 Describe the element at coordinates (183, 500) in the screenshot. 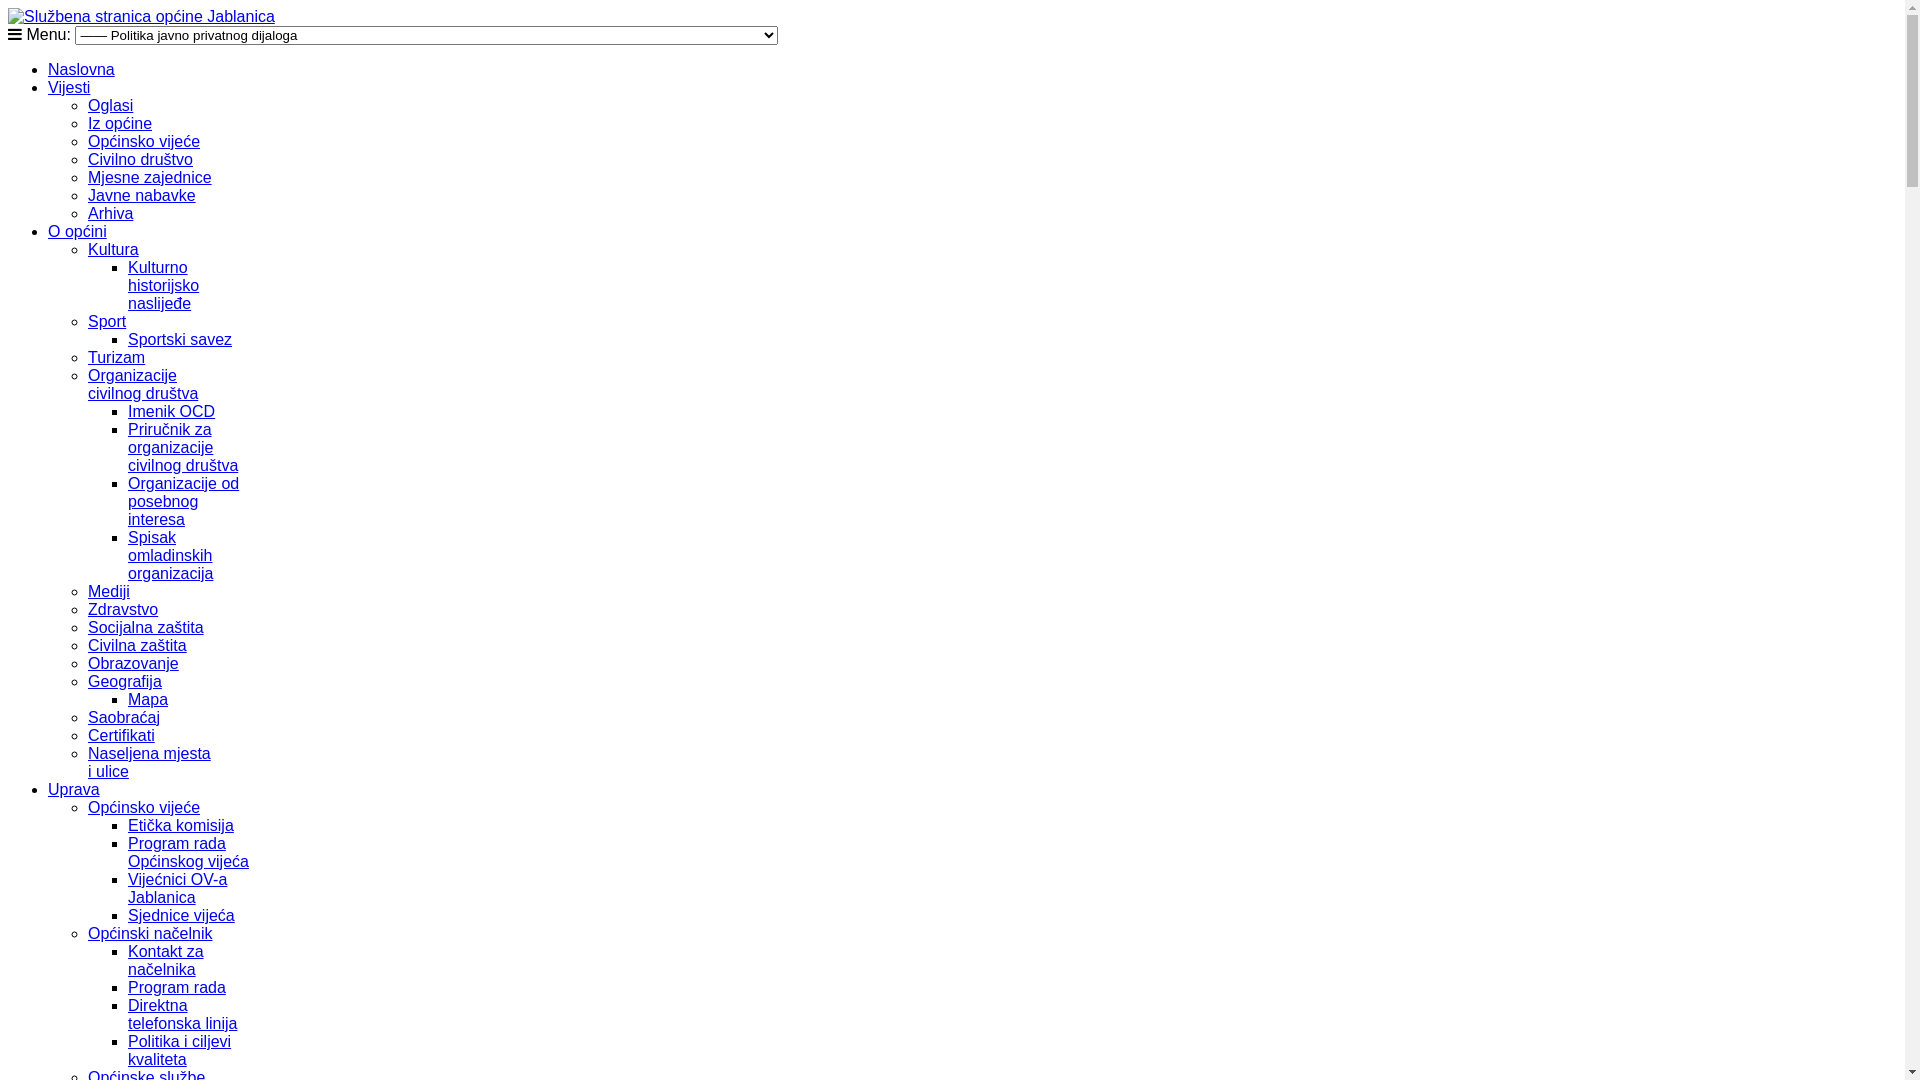

I see `'Organizacije od posebnog interesa'` at that location.